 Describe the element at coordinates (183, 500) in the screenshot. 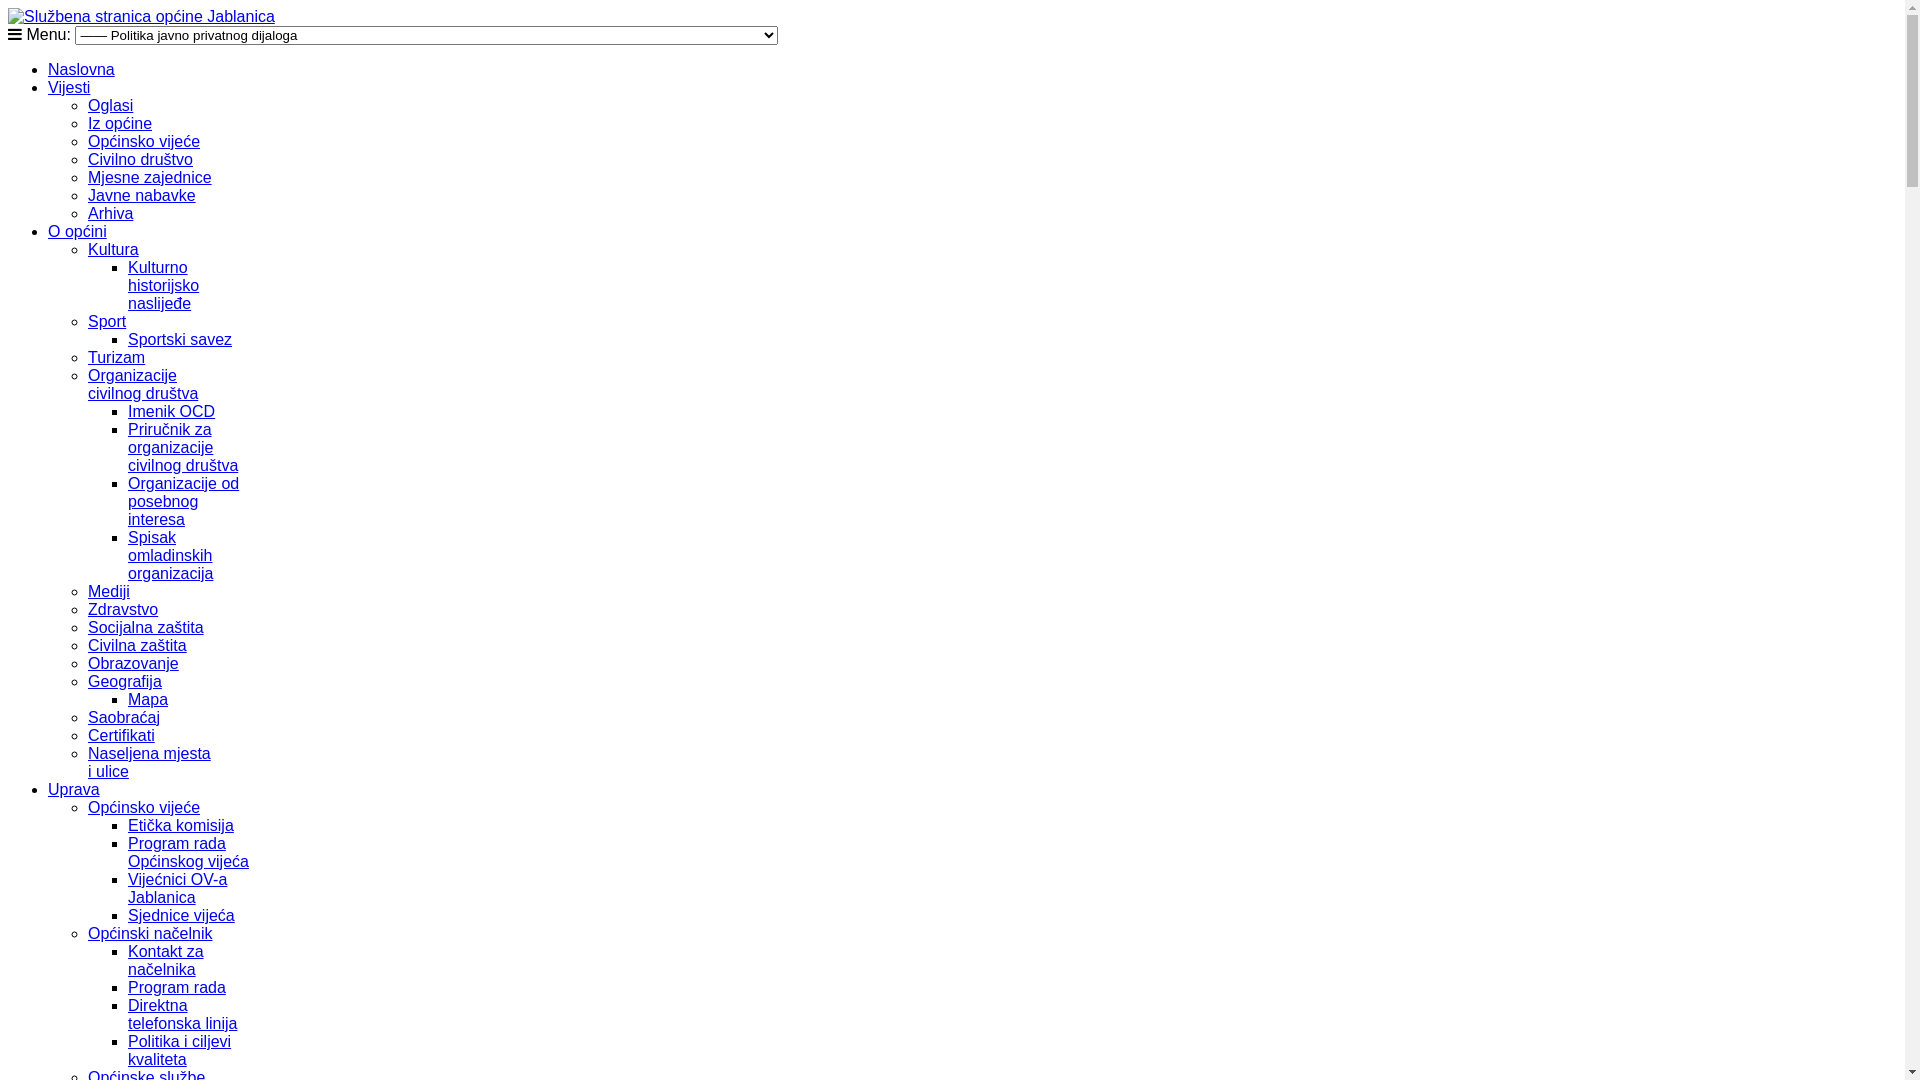

I see `'Organizacije od posebnog interesa'` at that location.